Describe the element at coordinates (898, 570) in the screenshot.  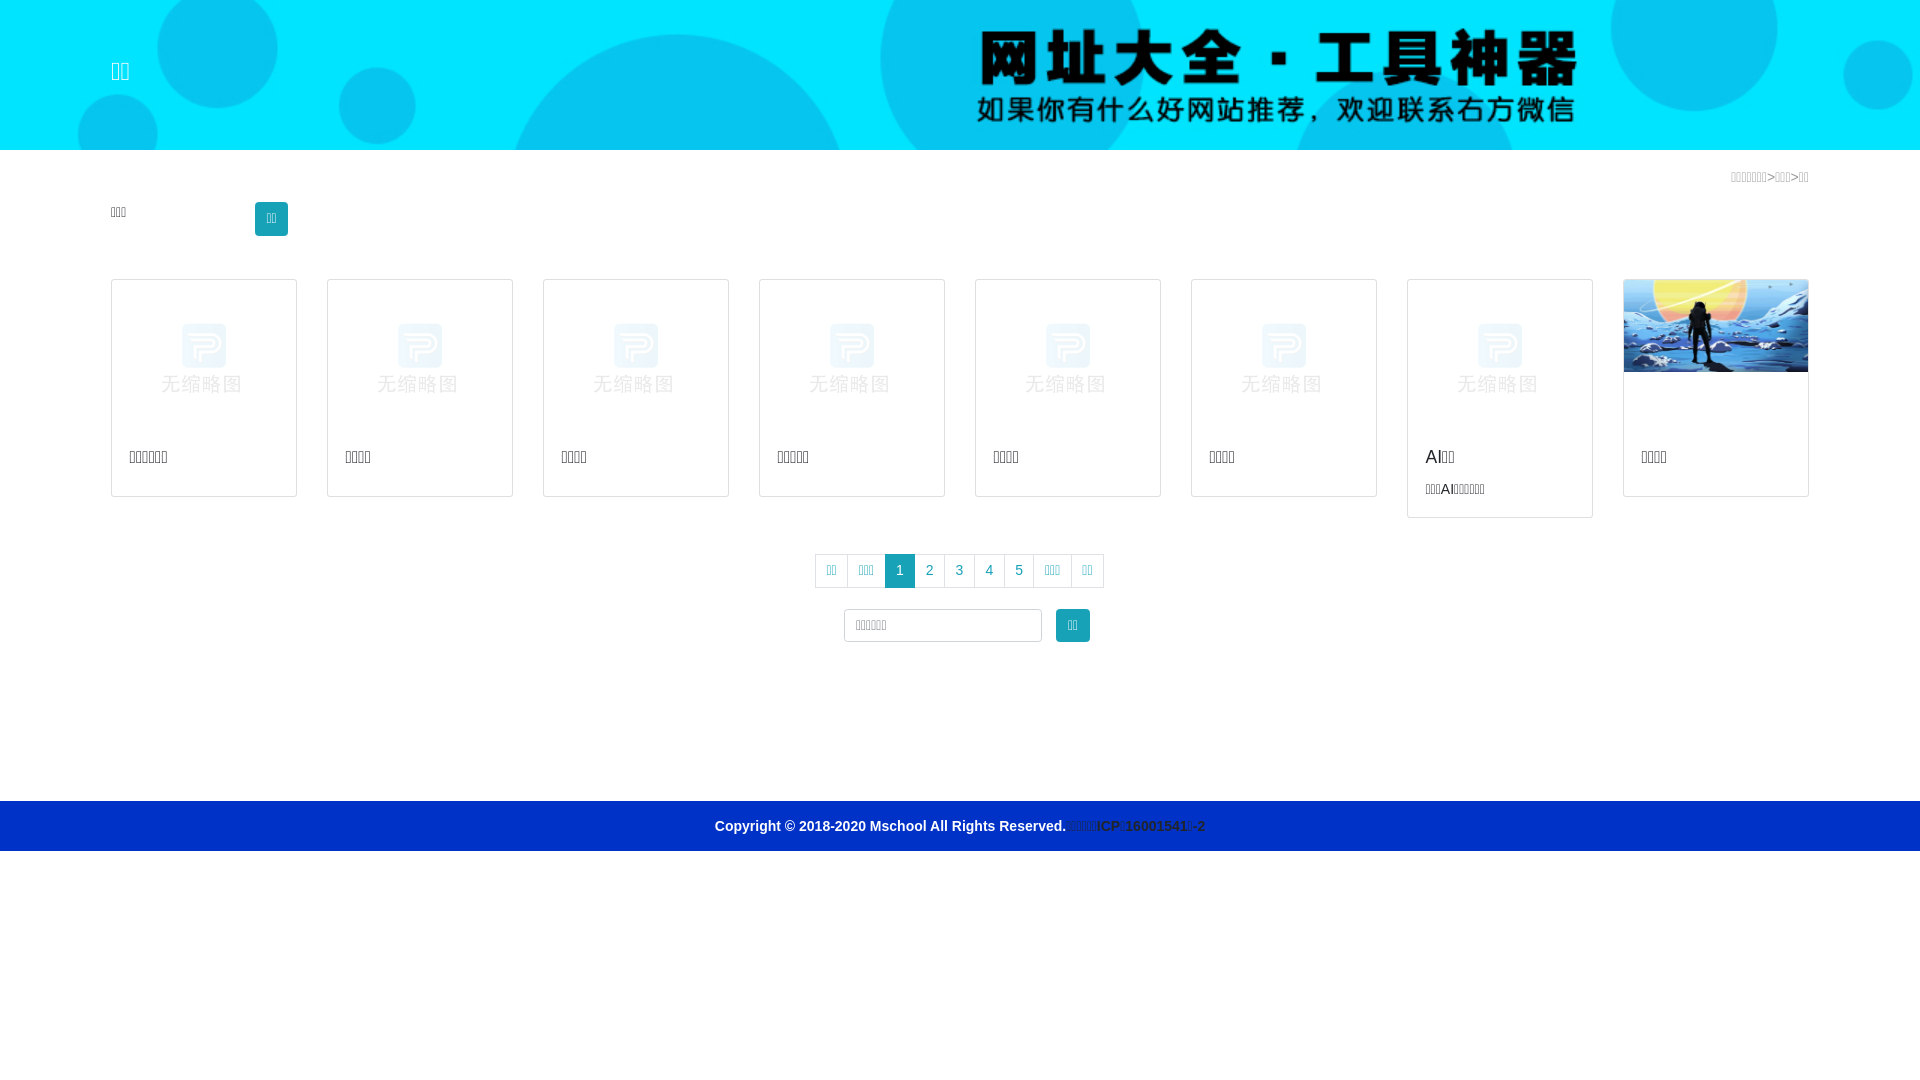
I see `'1'` at that location.